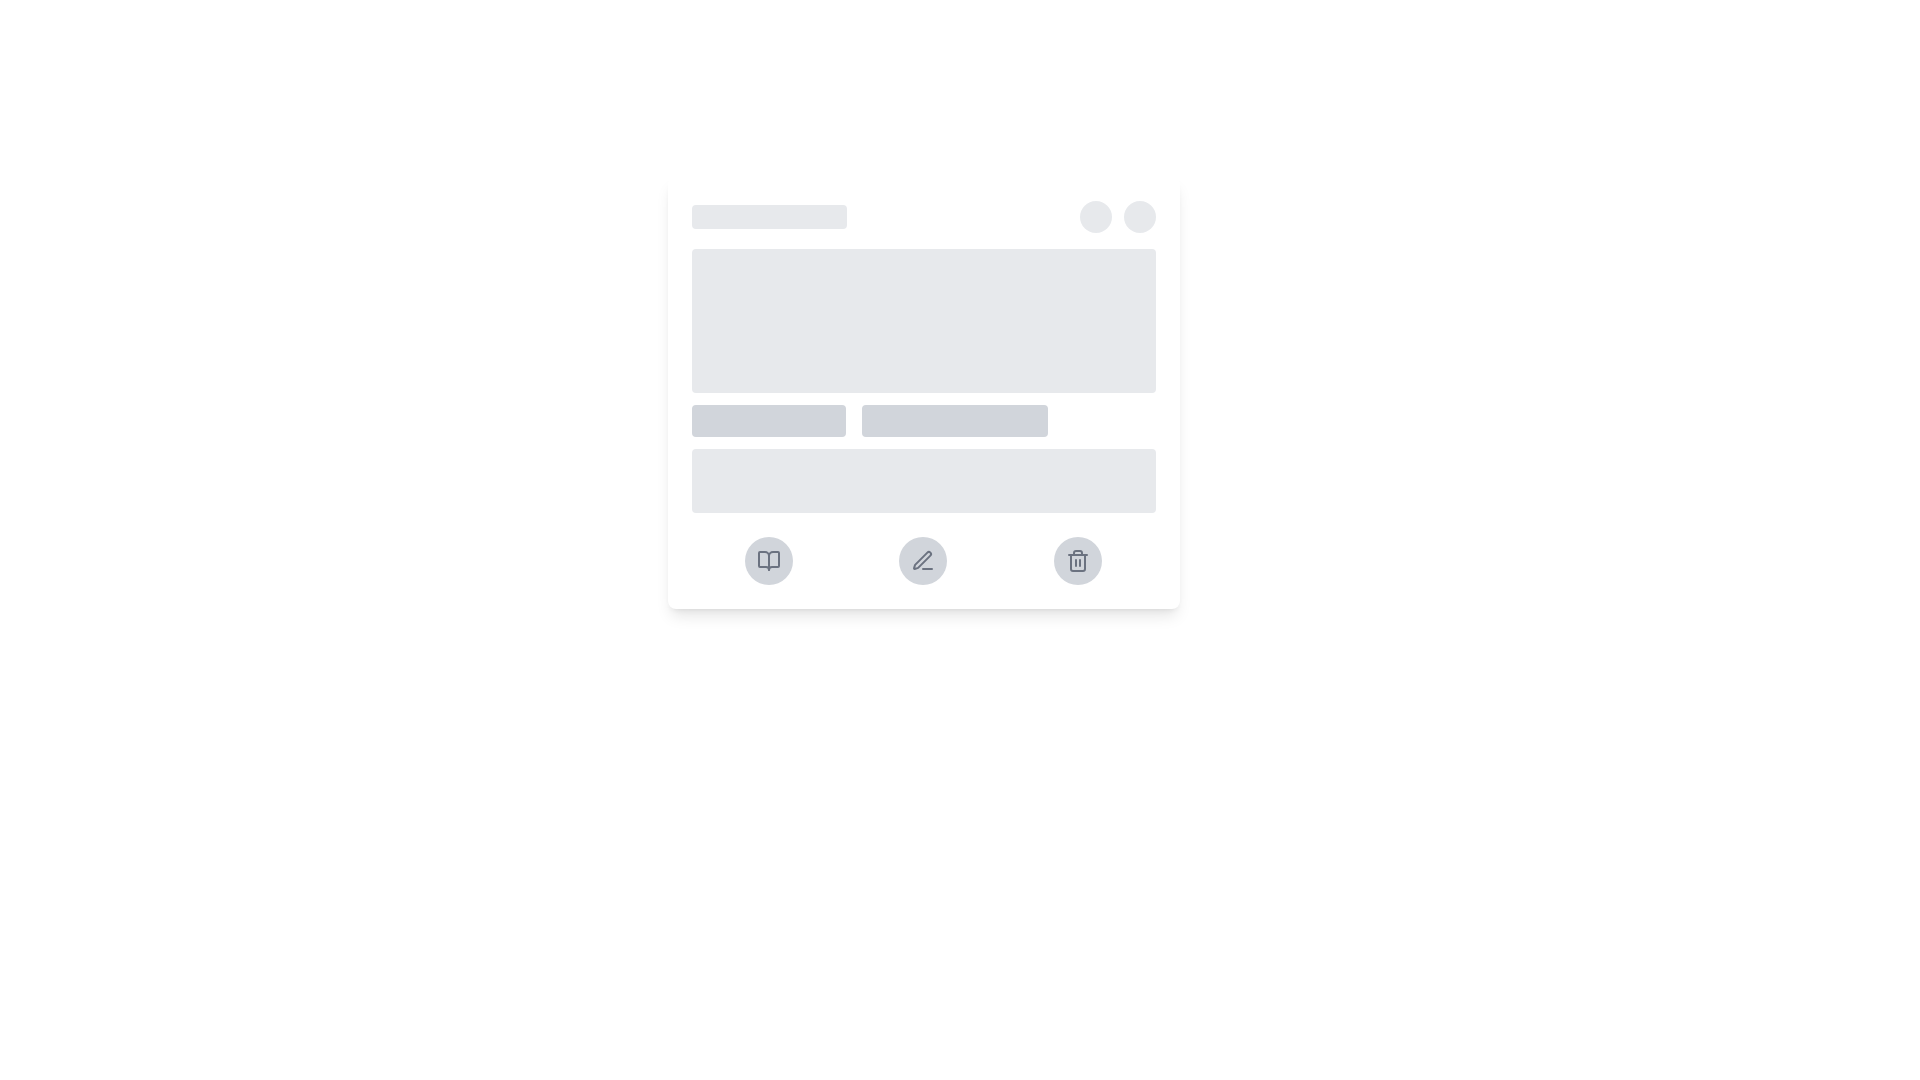 This screenshot has width=1920, height=1080. What do you see at coordinates (922, 560) in the screenshot?
I see `the circular button with a light gray background containing a pen icon` at bounding box center [922, 560].